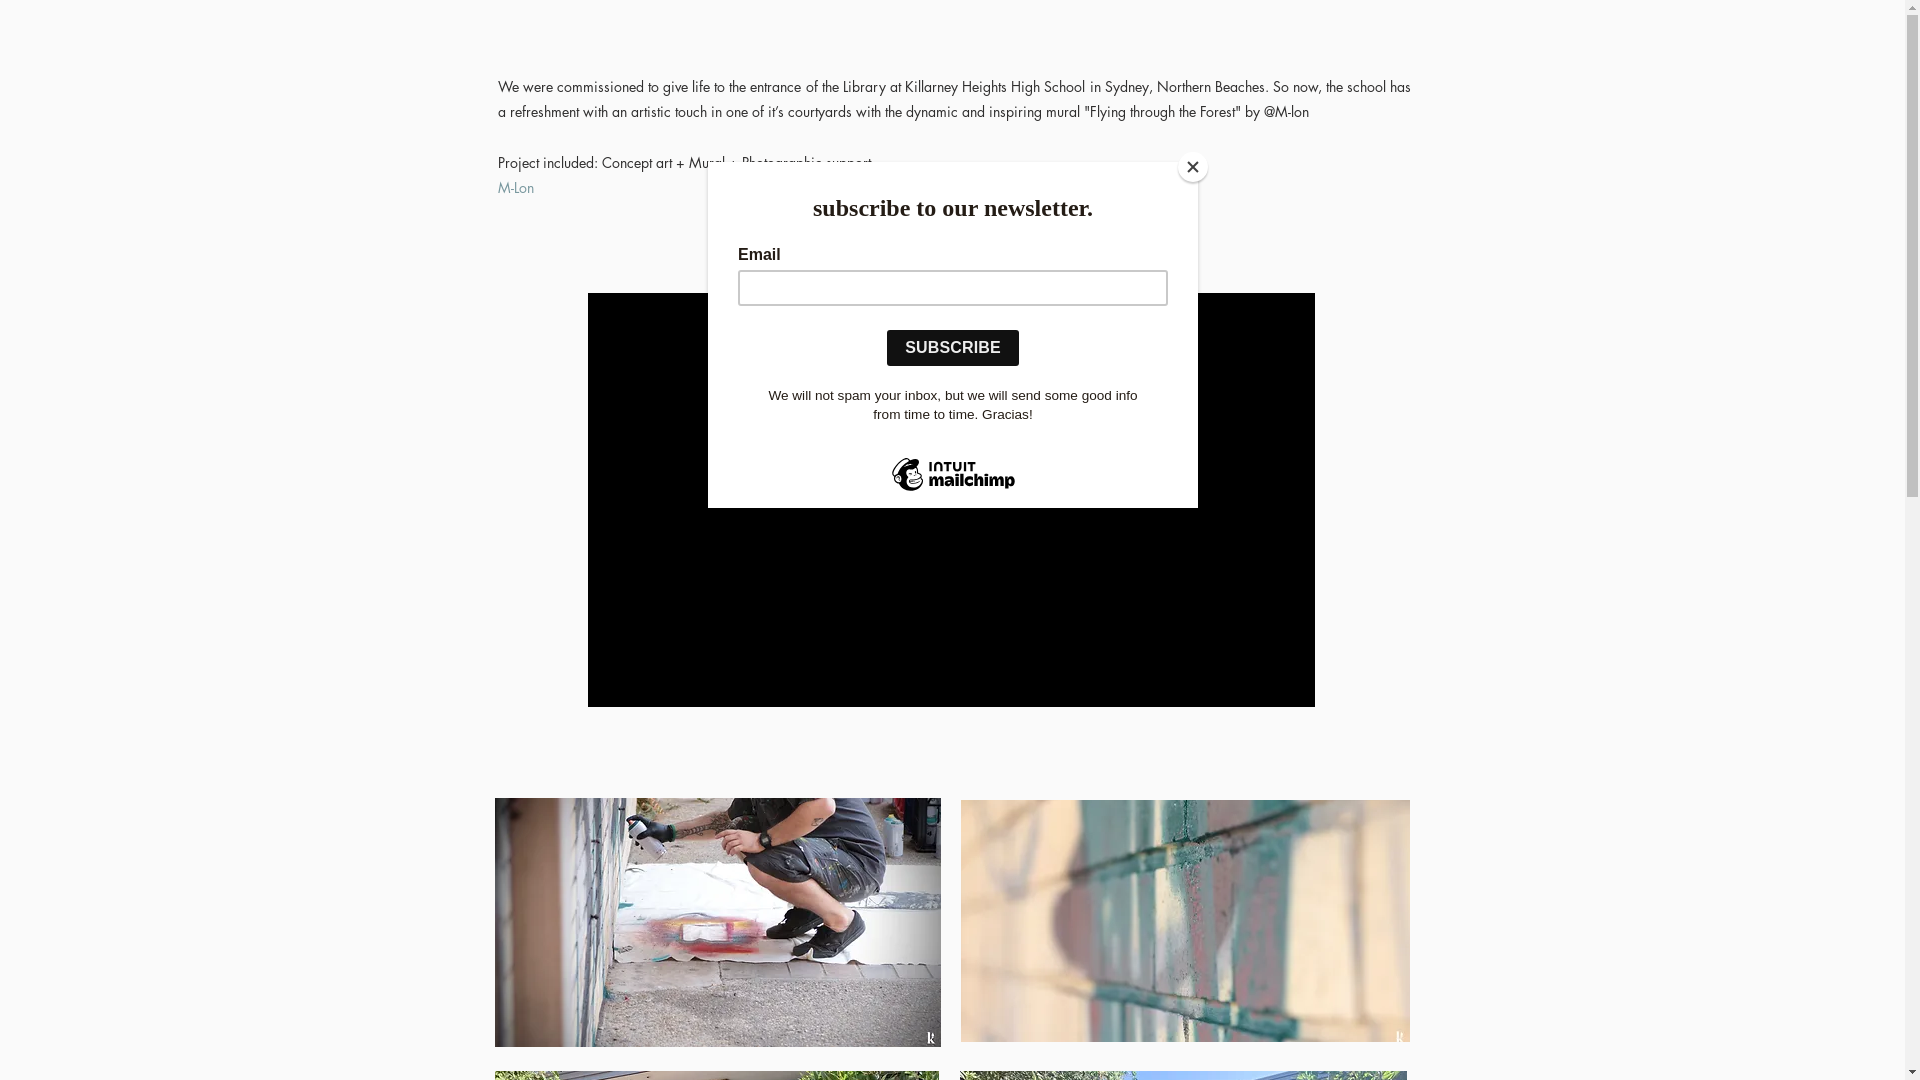 The image size is (1920, 1080). Describe the element at coordinates (516, 187) in the screenshot. I see `'M-Lon'` at that location.